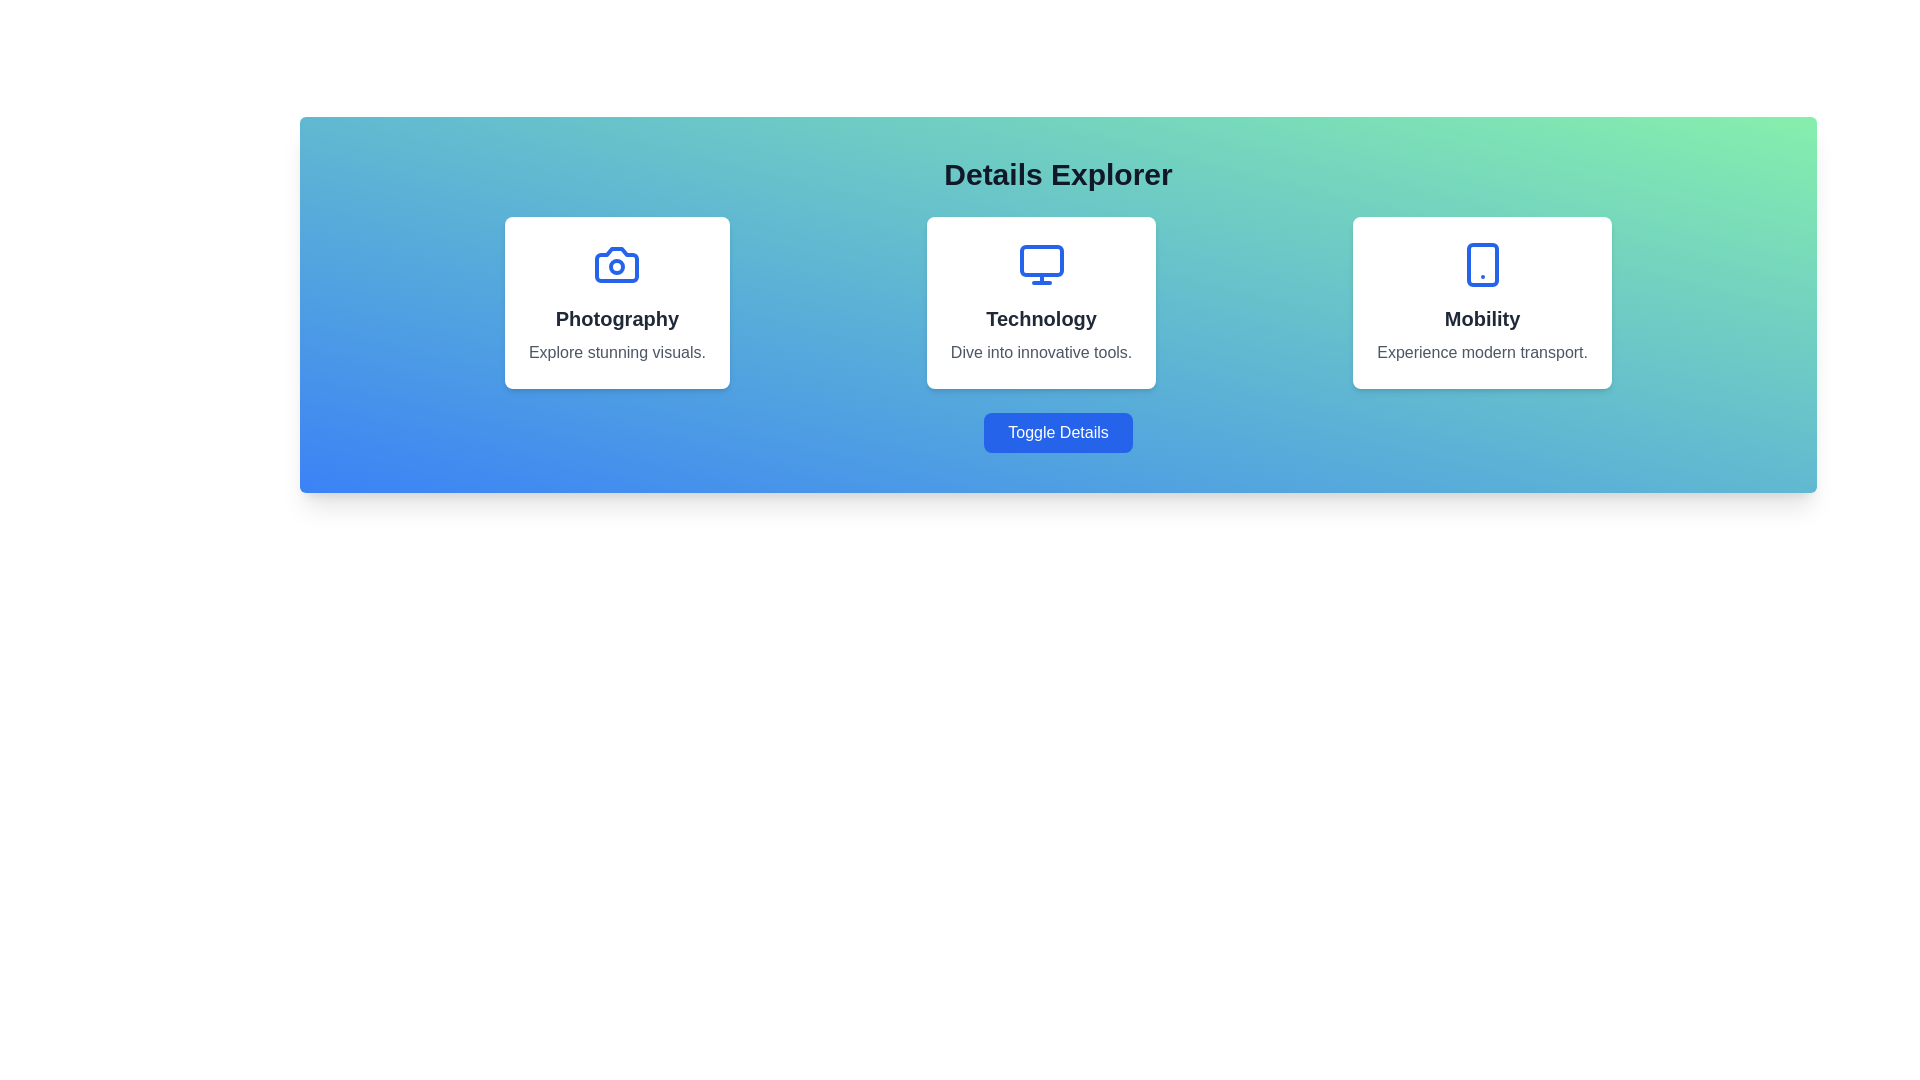 This screenshot has height=1080, width=1920. What do you see at coordinates (1057, 431) in the screenshot?
I see `the toggle visibility button located at the bottom of the 'Details Explorer' section, which is centrally aligned beneath the 'Photography', 'Technology', and 'Mobility' cards` at bounding box center [1057, 431].